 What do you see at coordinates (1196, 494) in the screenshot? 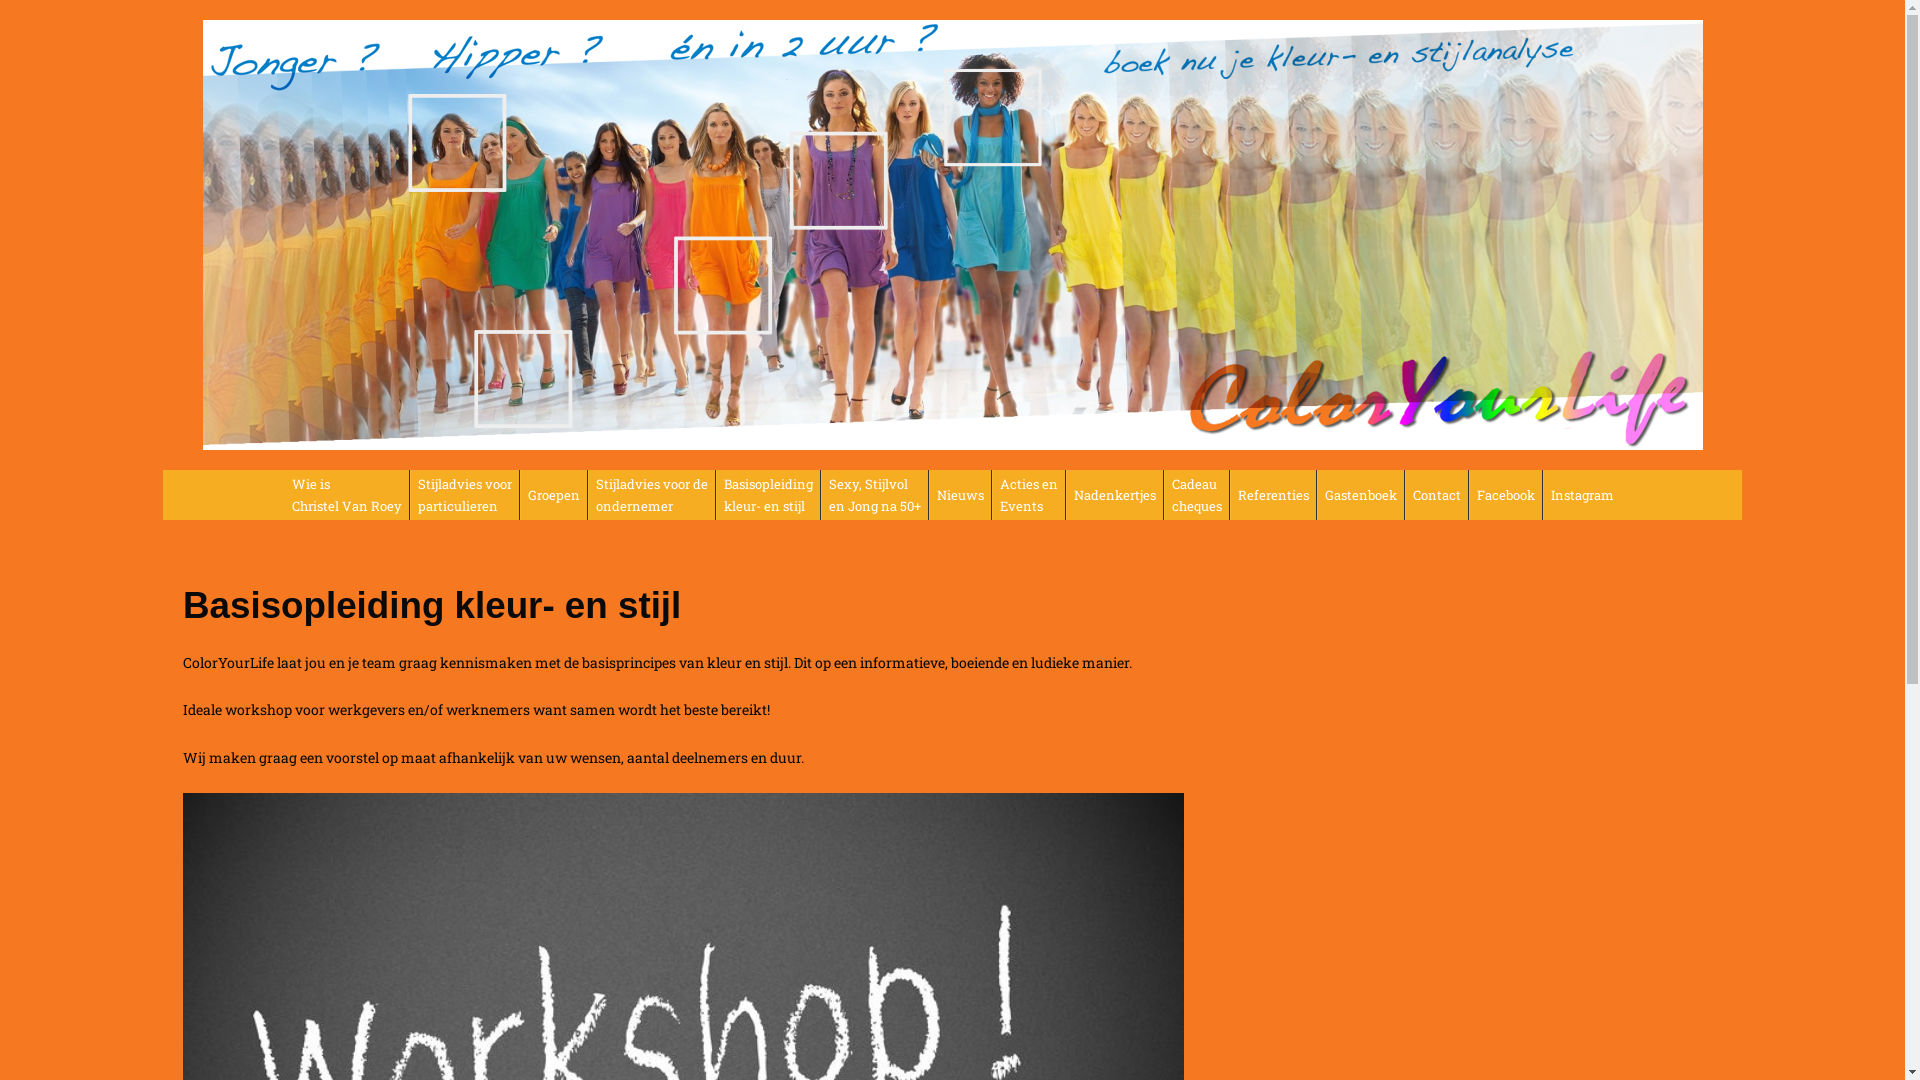
I see `'Cadeau` at bounding box center [1196, 494].